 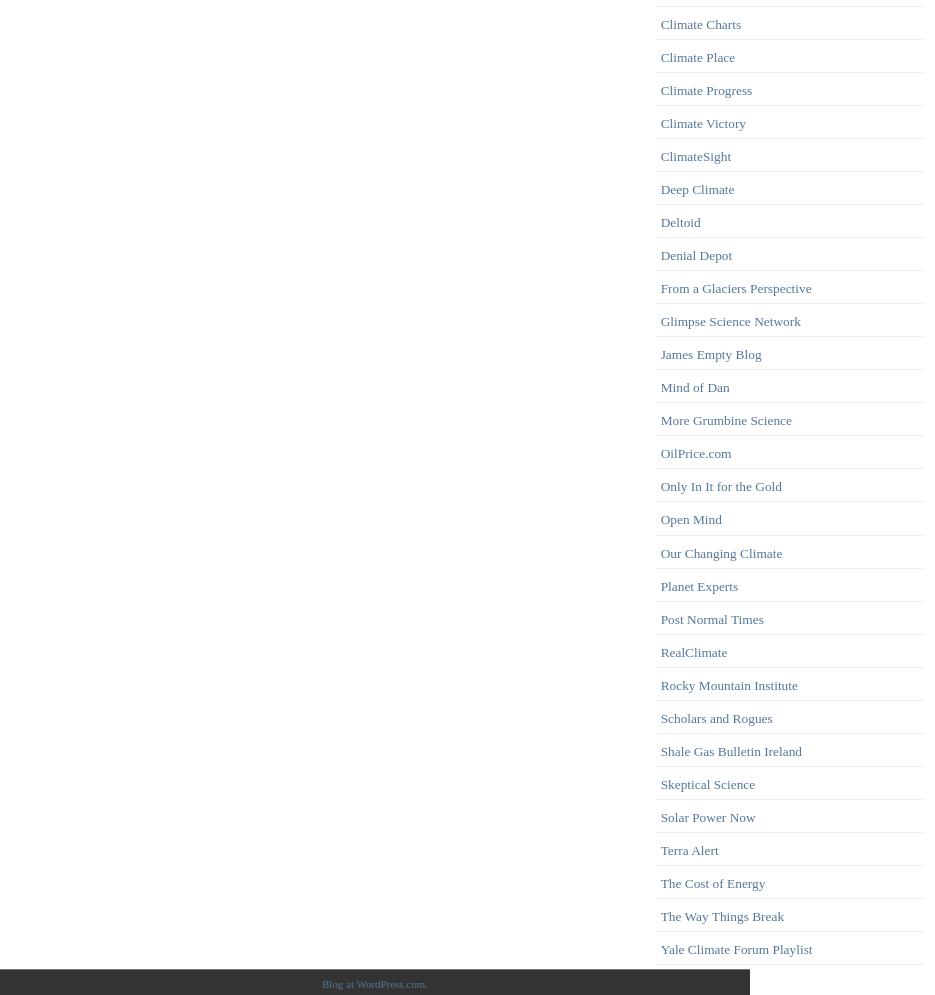 What do you see at coordinates (725, 420) in the screenshot?
I see `'More Grumbine Science'` at bounding box center [725, 420].